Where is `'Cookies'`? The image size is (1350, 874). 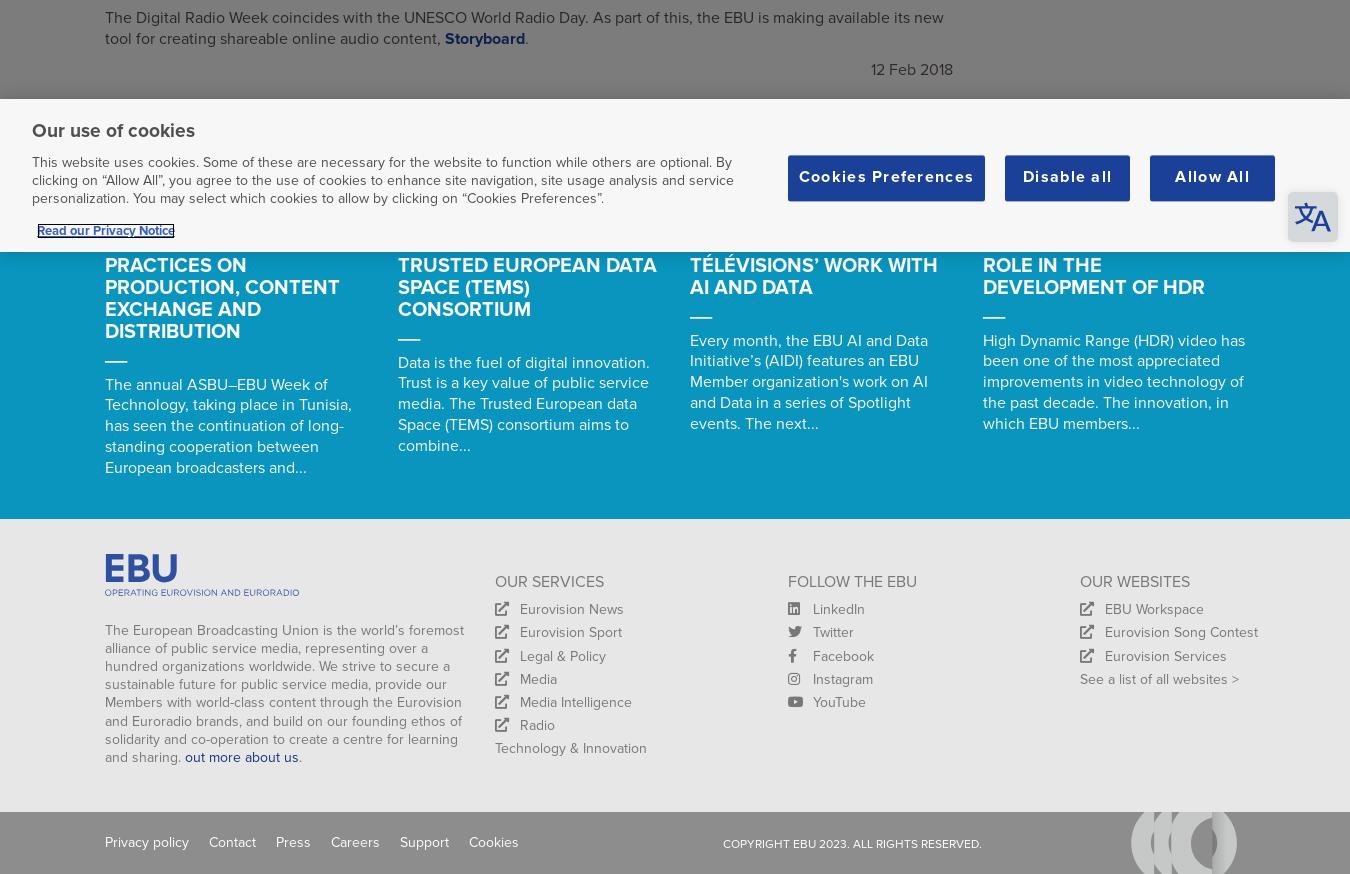 'Cookies' is located at coordinates (467, 842).